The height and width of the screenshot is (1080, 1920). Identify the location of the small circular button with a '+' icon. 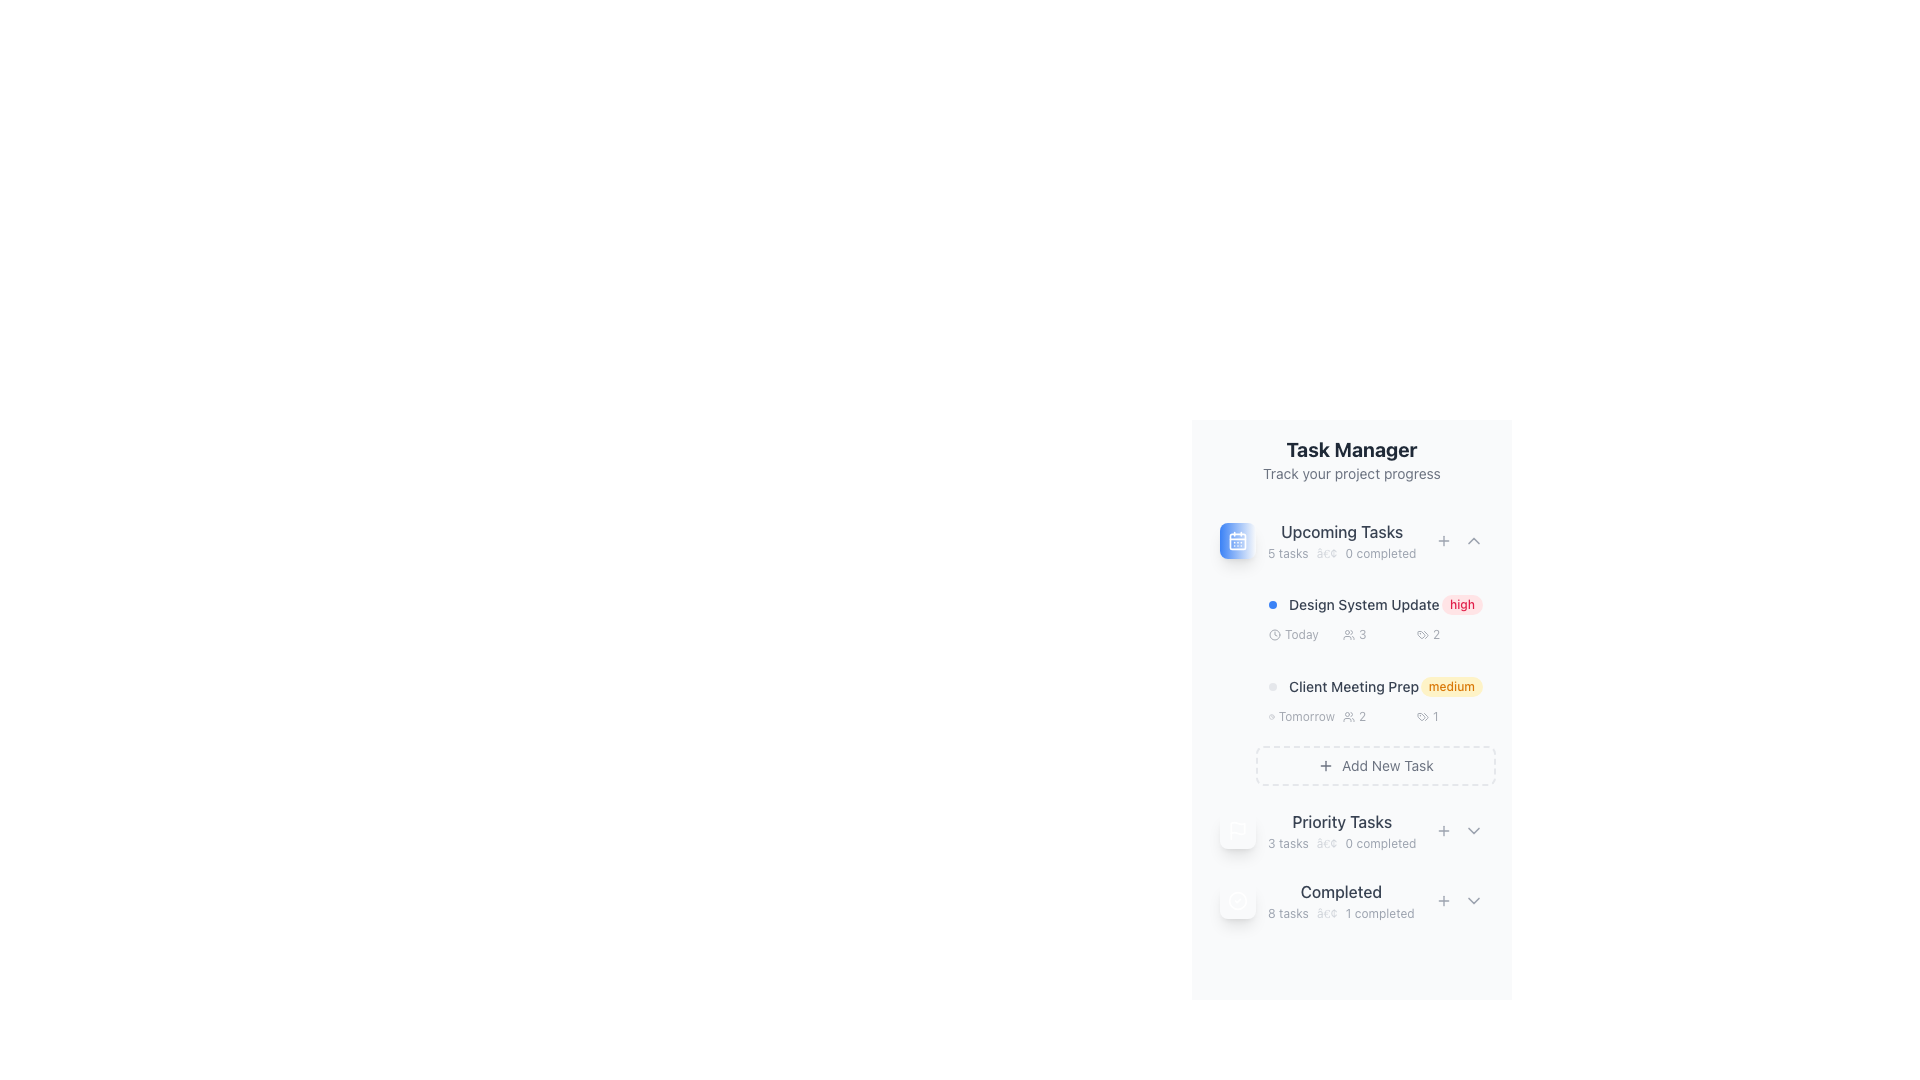
(1444, 540).